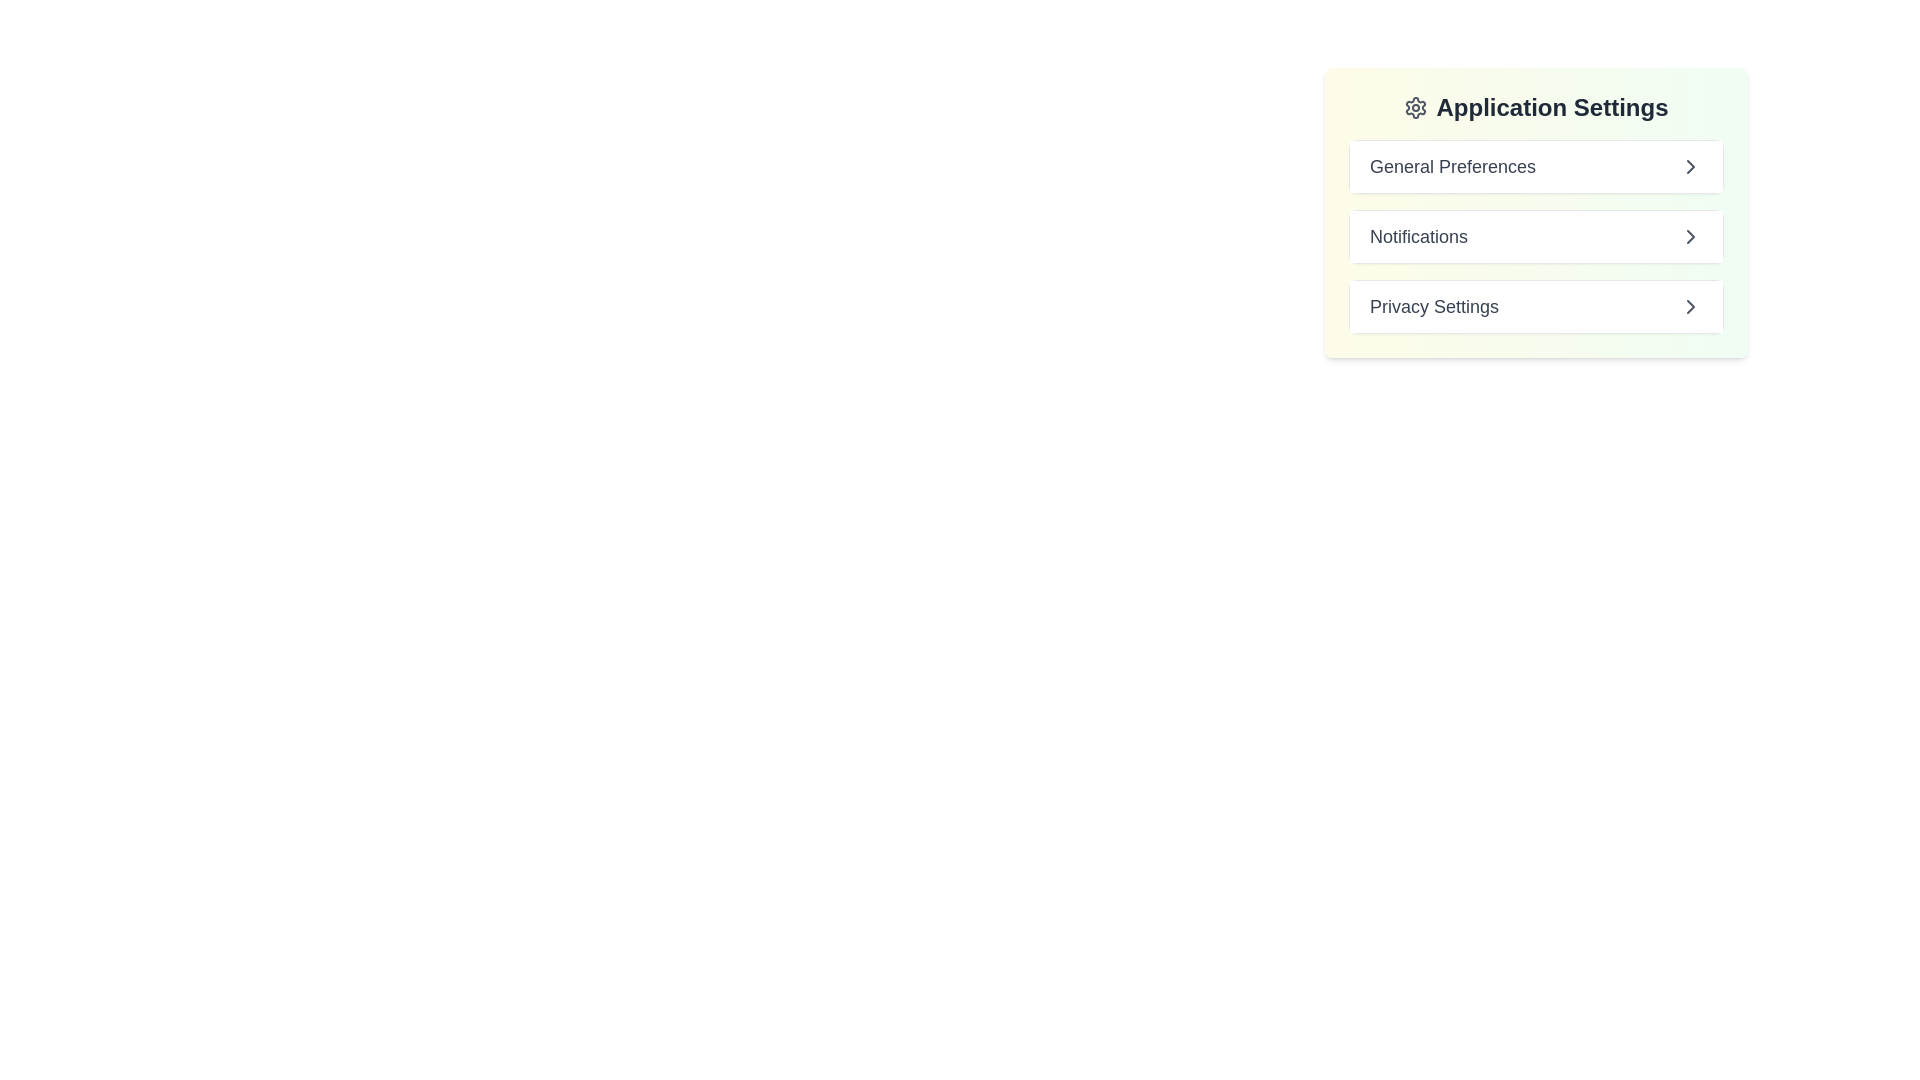 This screenshot has width=1920, height=1080. I want to click on the first interactive list item in the 'Application Settings' card, so click(1535, 165).